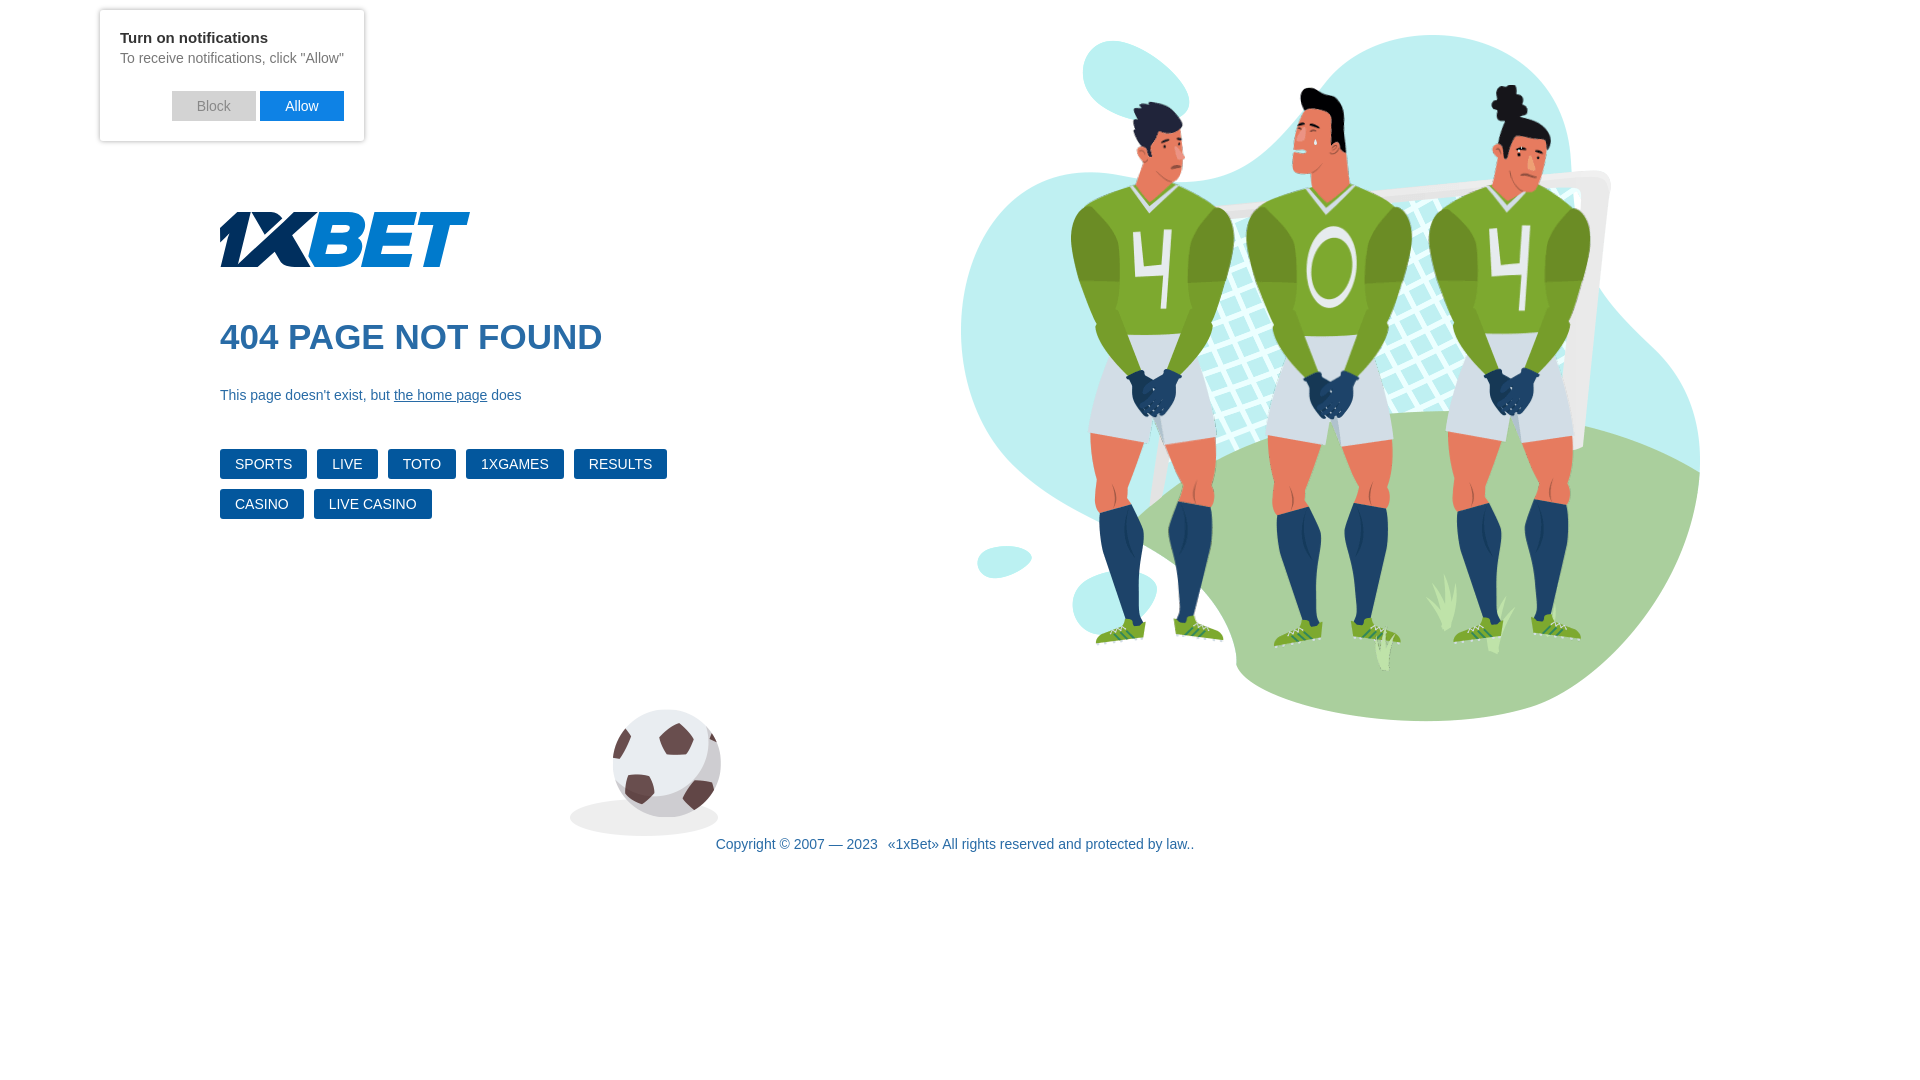 This screenshot has width=1920, height=1080. I want to click on 'Allow', so click(301, 105).